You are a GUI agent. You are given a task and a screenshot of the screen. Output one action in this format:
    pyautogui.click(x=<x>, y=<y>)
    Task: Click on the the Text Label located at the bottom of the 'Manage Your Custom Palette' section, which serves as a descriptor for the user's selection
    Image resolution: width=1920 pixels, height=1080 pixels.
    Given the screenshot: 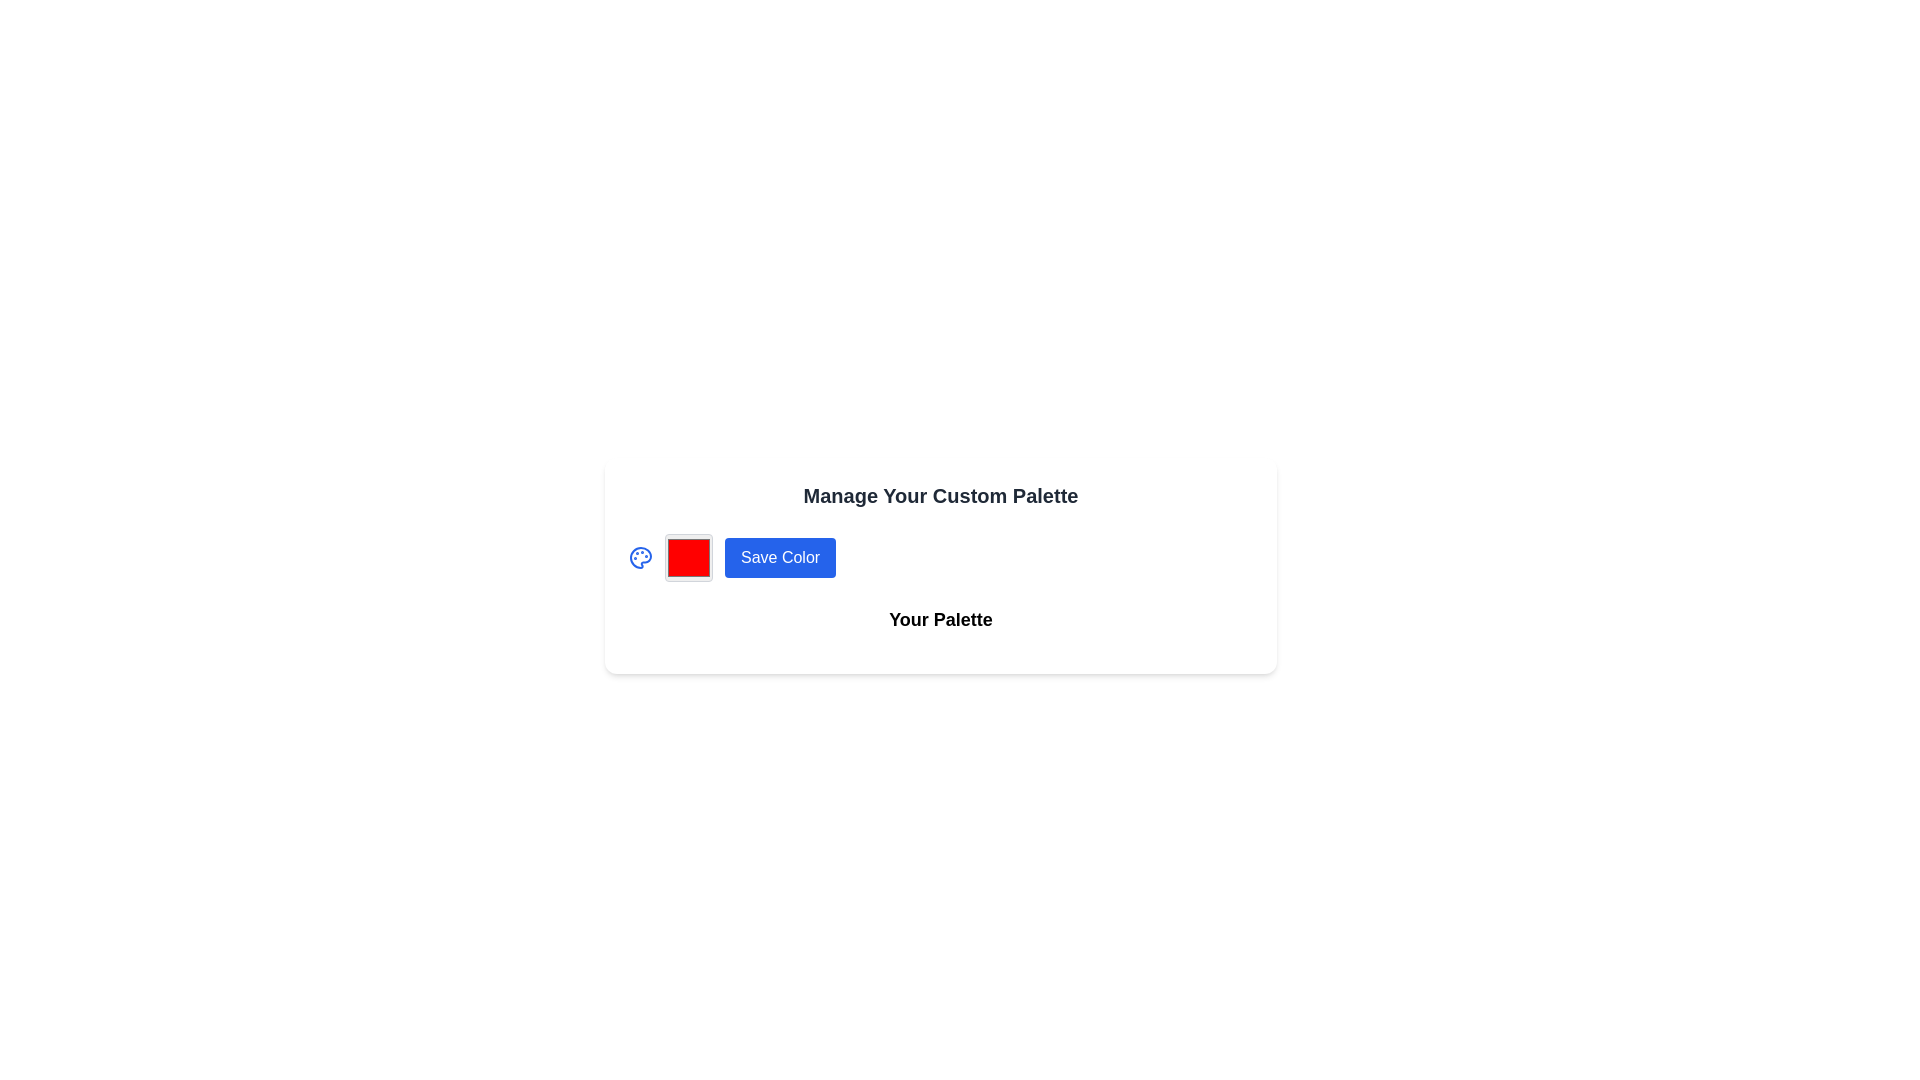 What is the action you would take?
    pyautogui.click(x=939, y=627)
    